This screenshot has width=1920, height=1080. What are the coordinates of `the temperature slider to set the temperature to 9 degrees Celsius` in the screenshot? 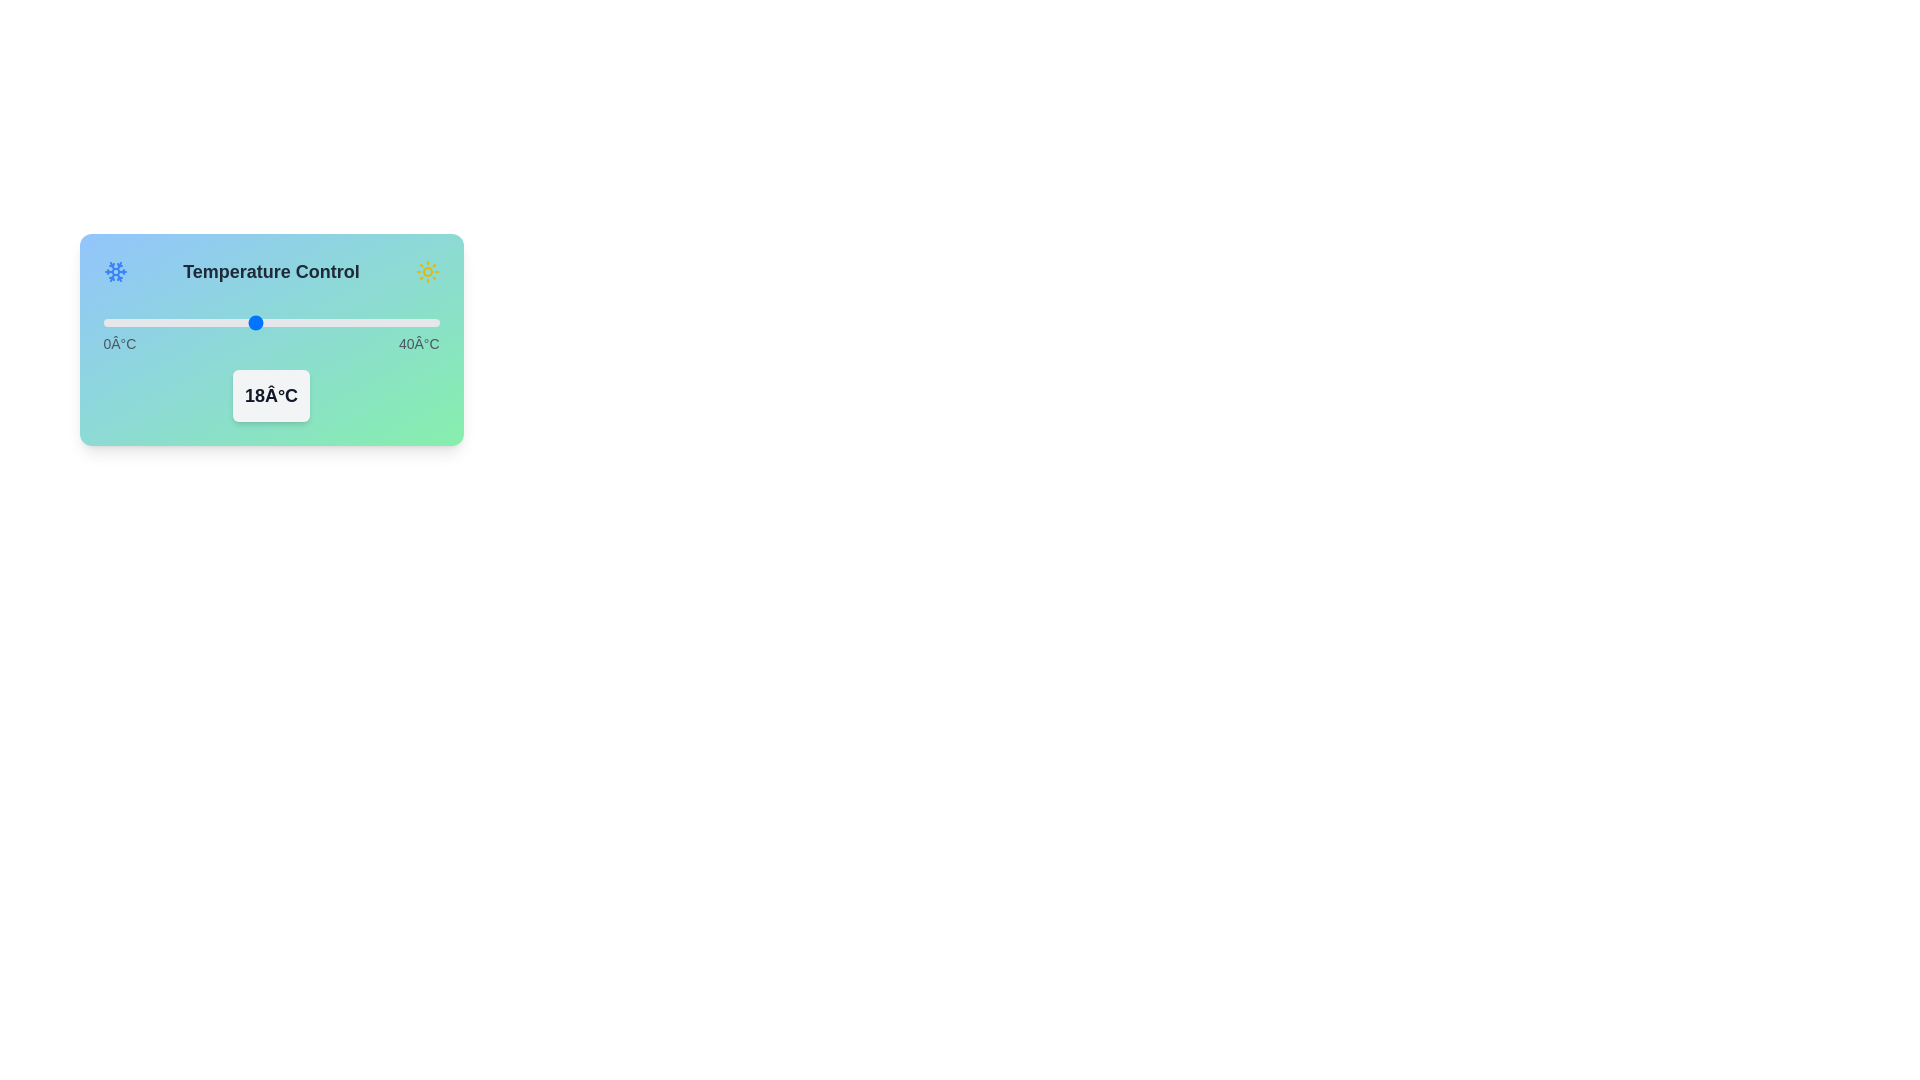 It's located at (179, 322).